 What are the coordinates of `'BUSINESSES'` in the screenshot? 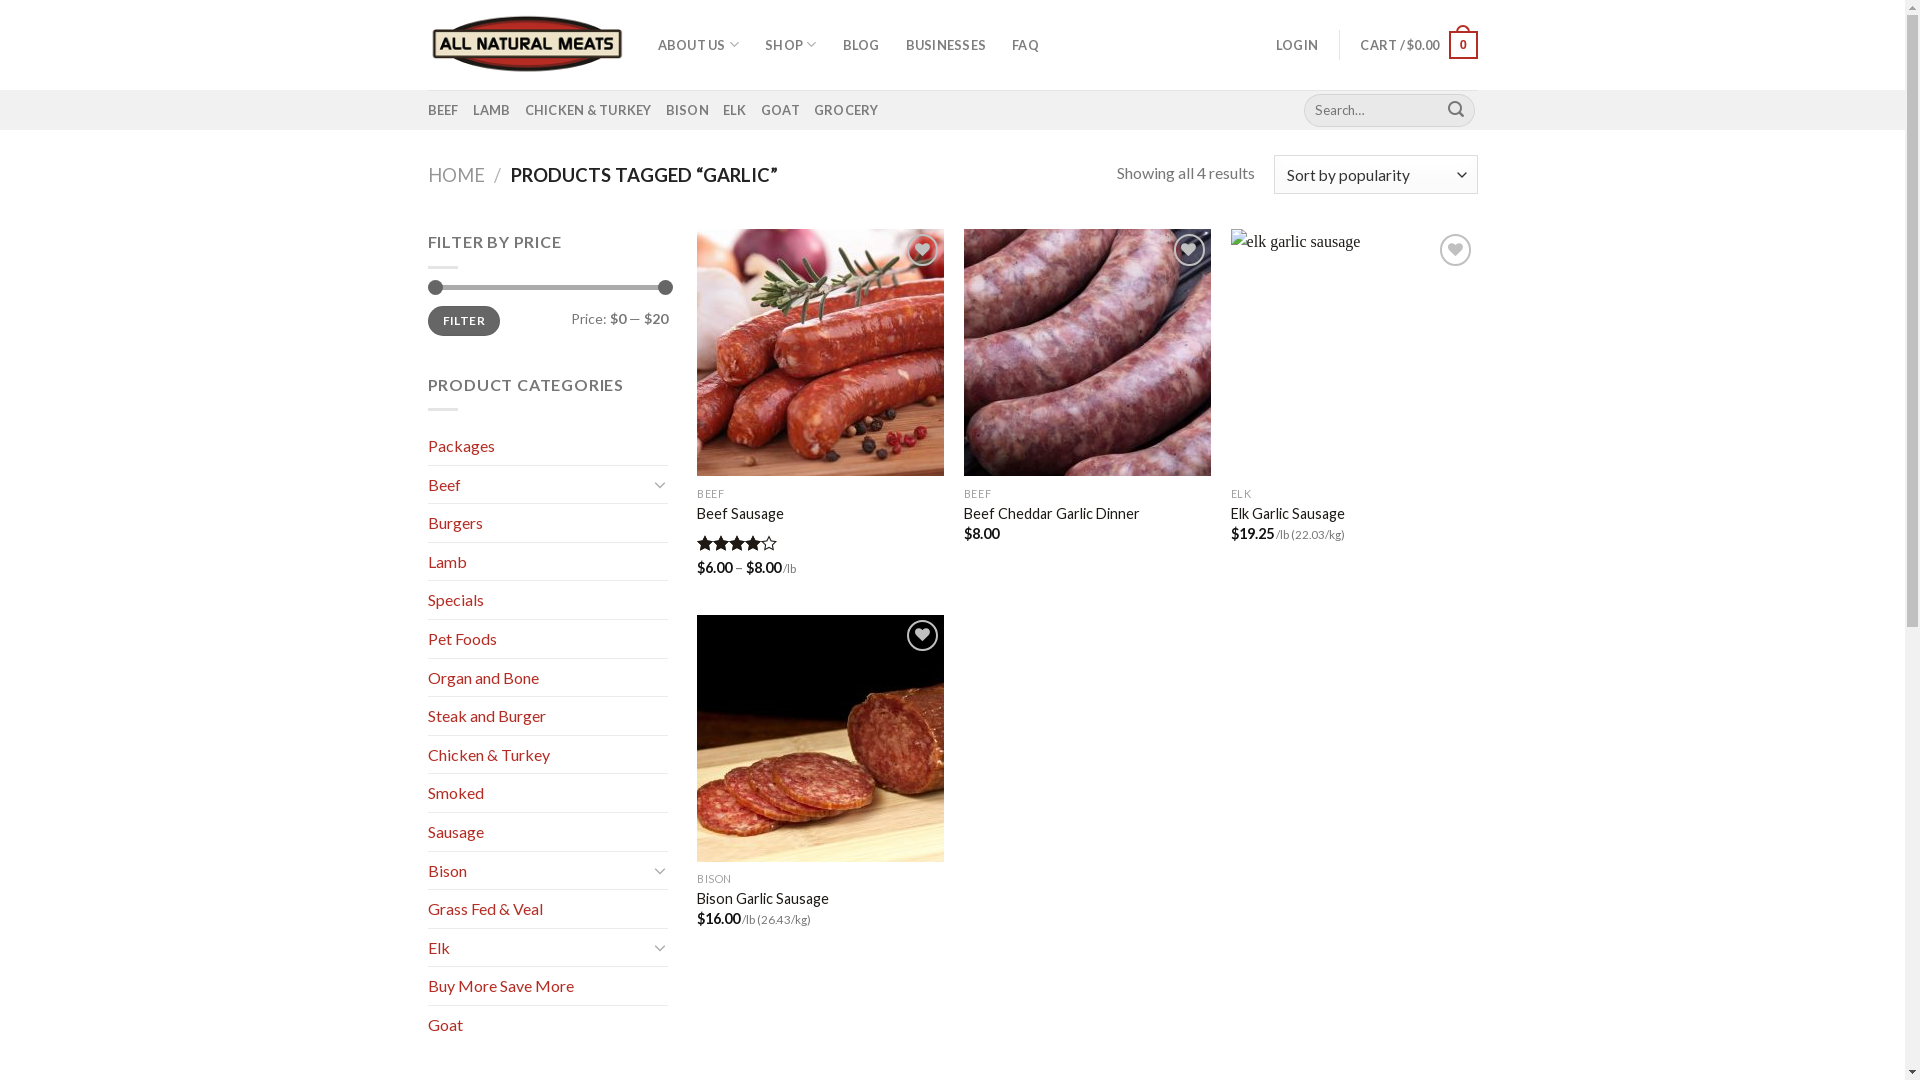 It's located at (945, 45).